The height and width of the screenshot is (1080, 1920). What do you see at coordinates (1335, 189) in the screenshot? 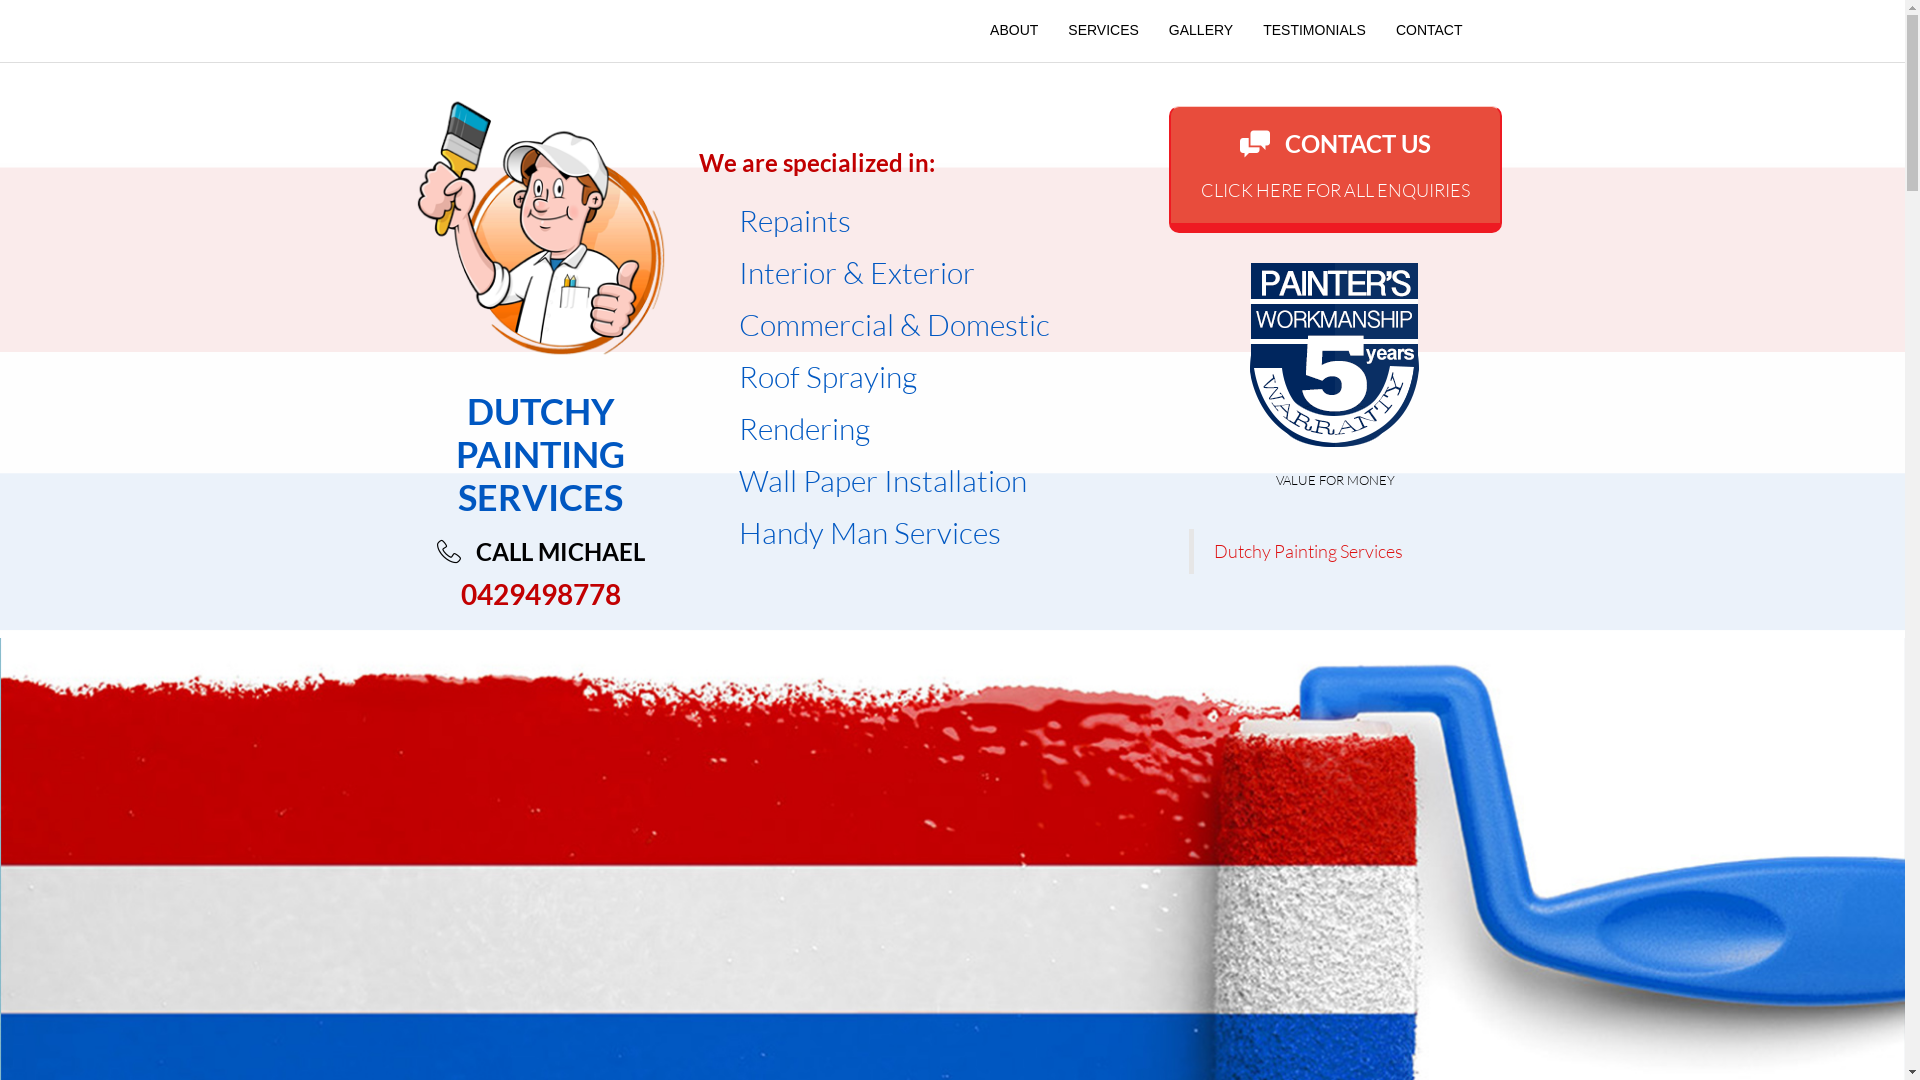
I see `'CLICK HERE FOR ALL ENQUIRIES'` at bounding box center [1335, 189].